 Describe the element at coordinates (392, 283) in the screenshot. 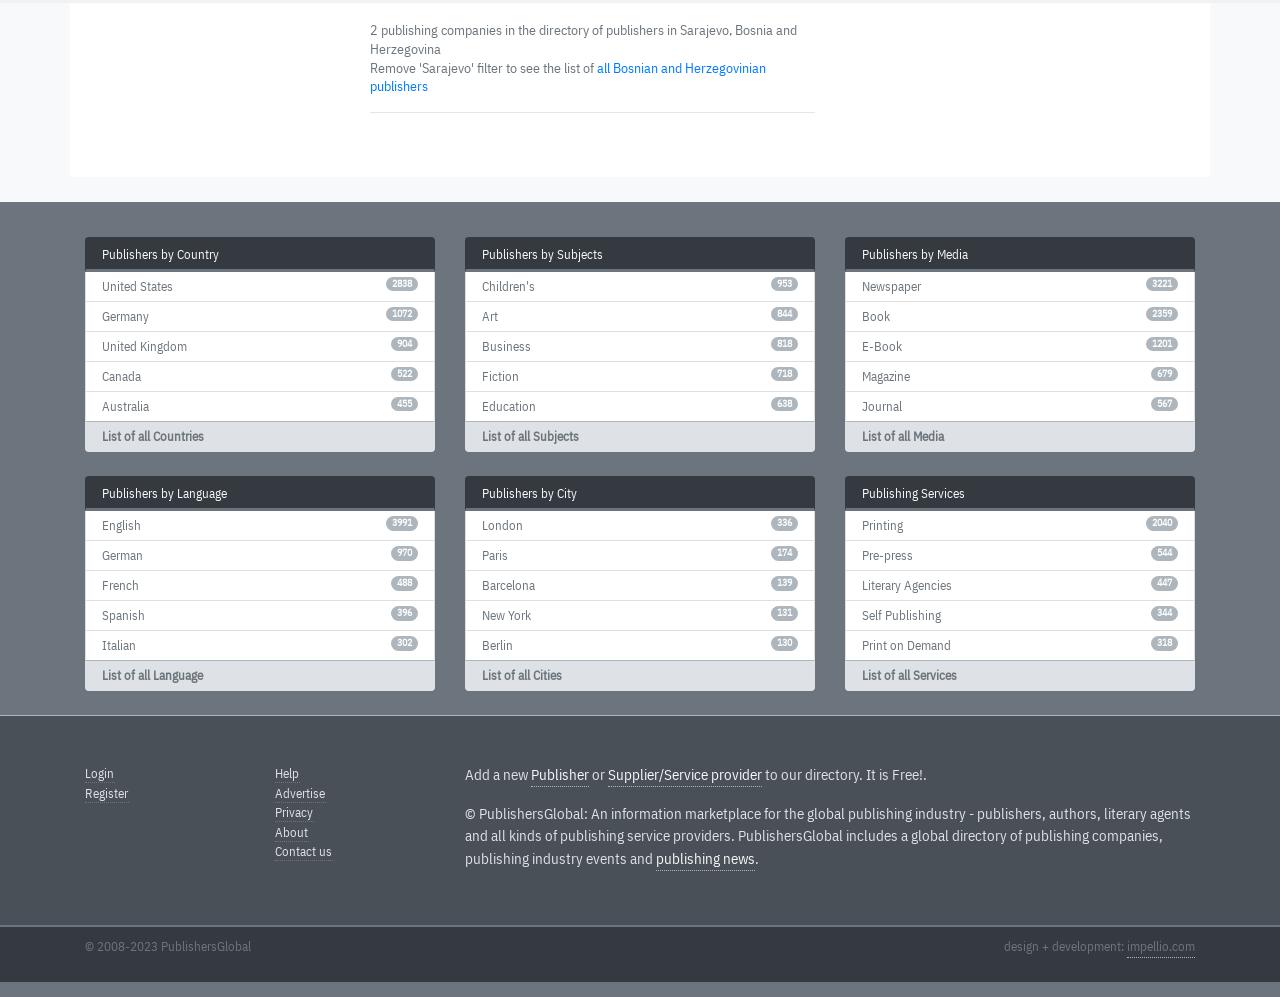

I see `'2838'` at that location.